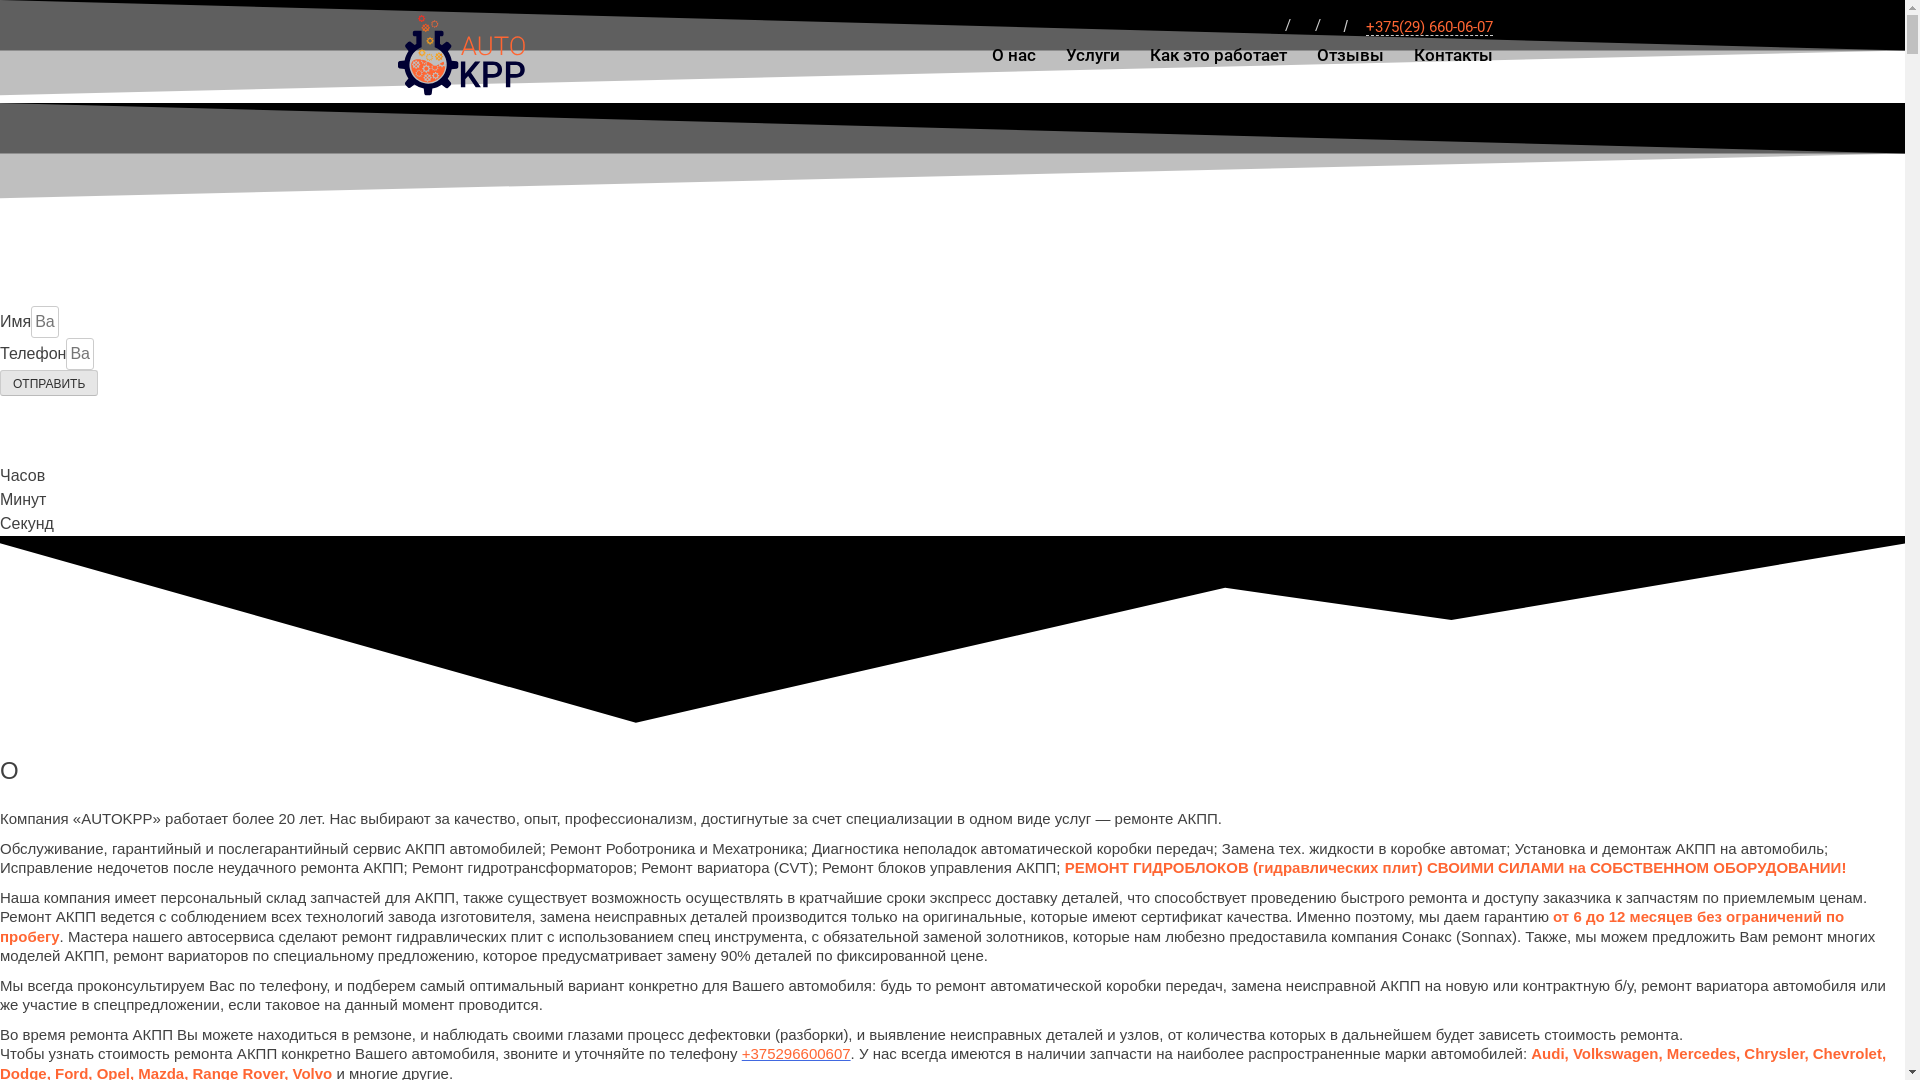 This screenshot has width=1920, height=1080. What do you see at coordinates (795, 1052) in the screenshot?
I see `'+375296600607'` at bounding box center [795, 1052].